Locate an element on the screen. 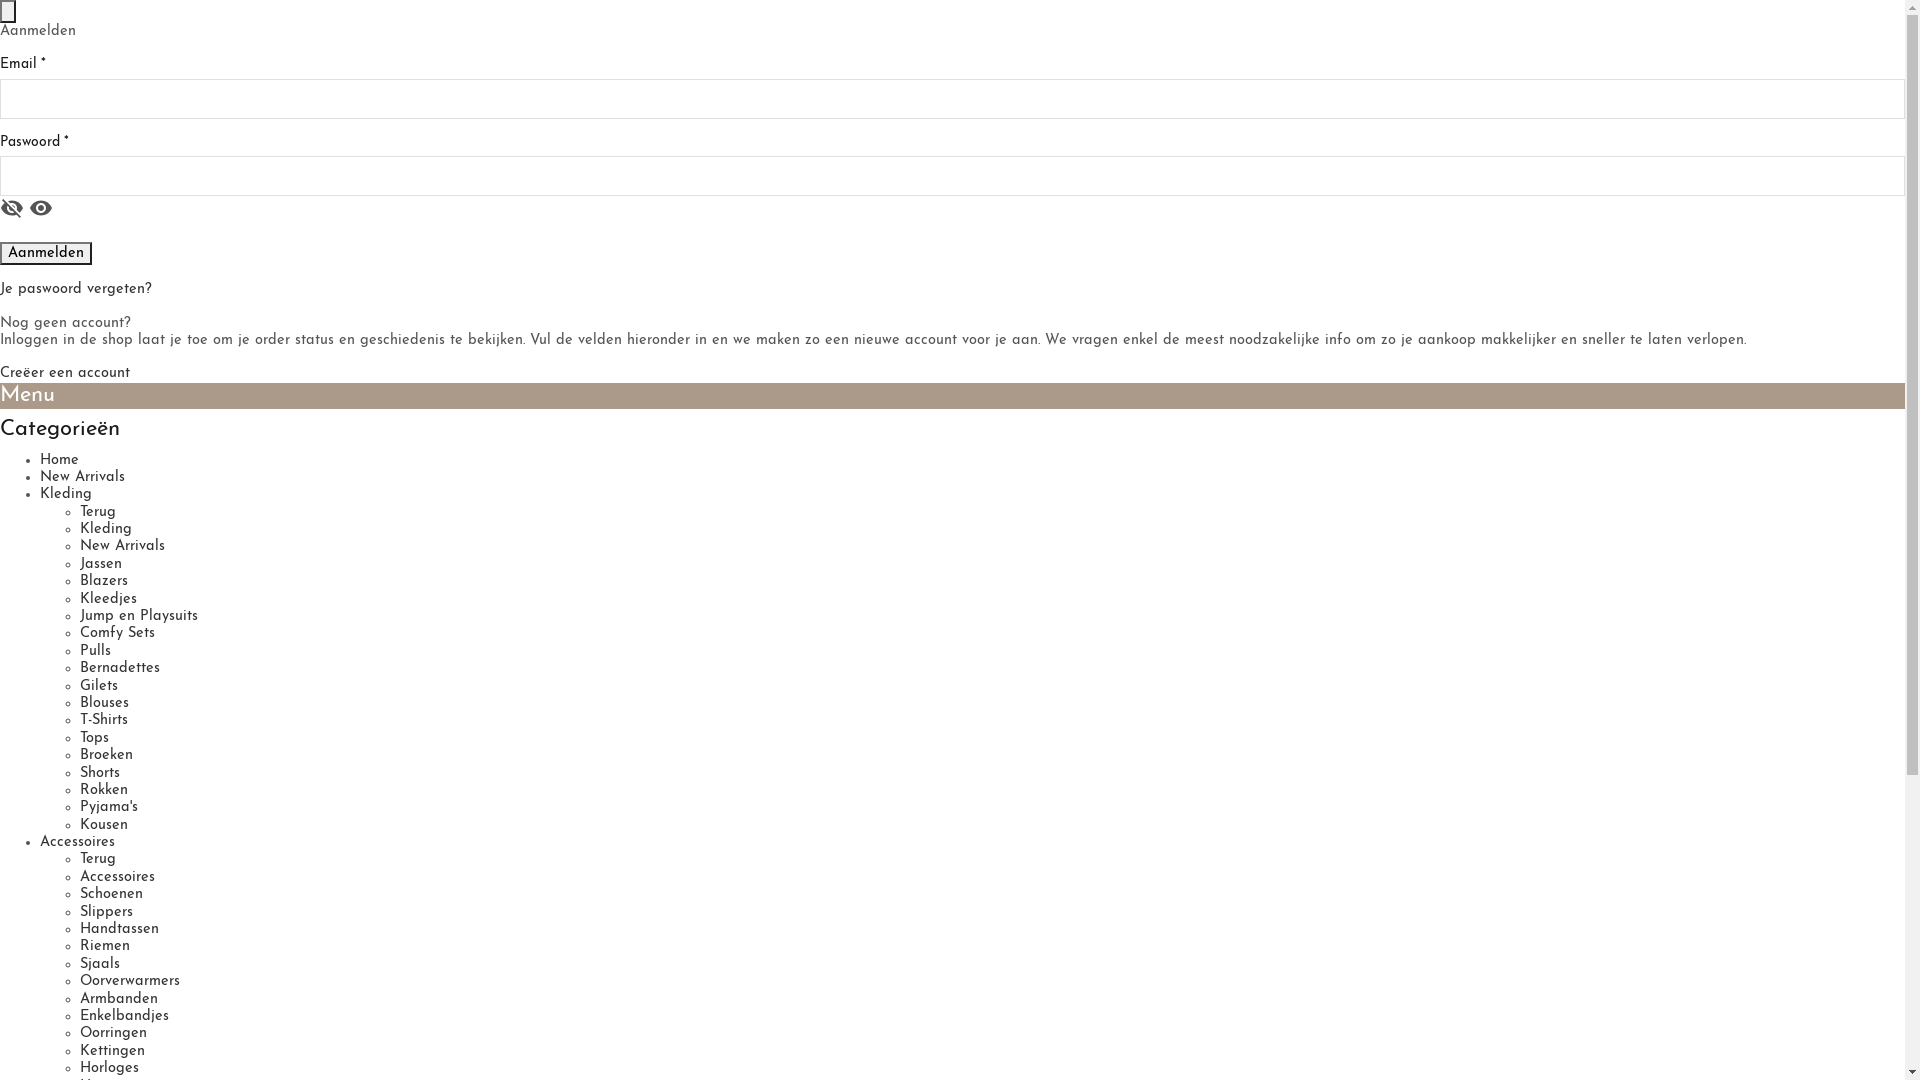  'Accessoires' is located at coordinates (116, 876).